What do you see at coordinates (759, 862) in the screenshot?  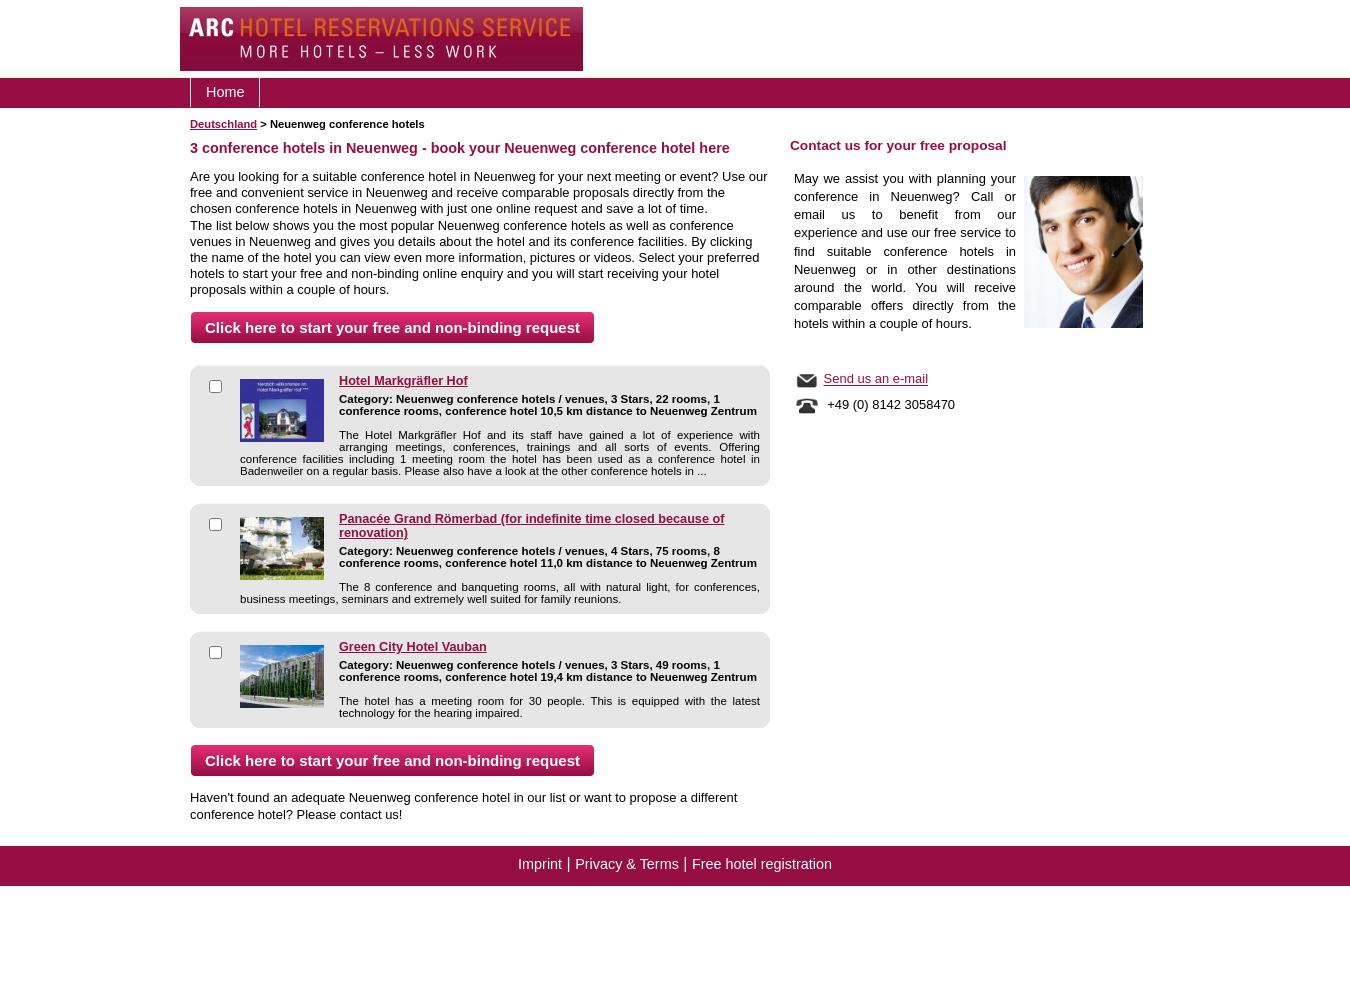 I see `'Free hotel registration'` at bounding box center [759, 862].